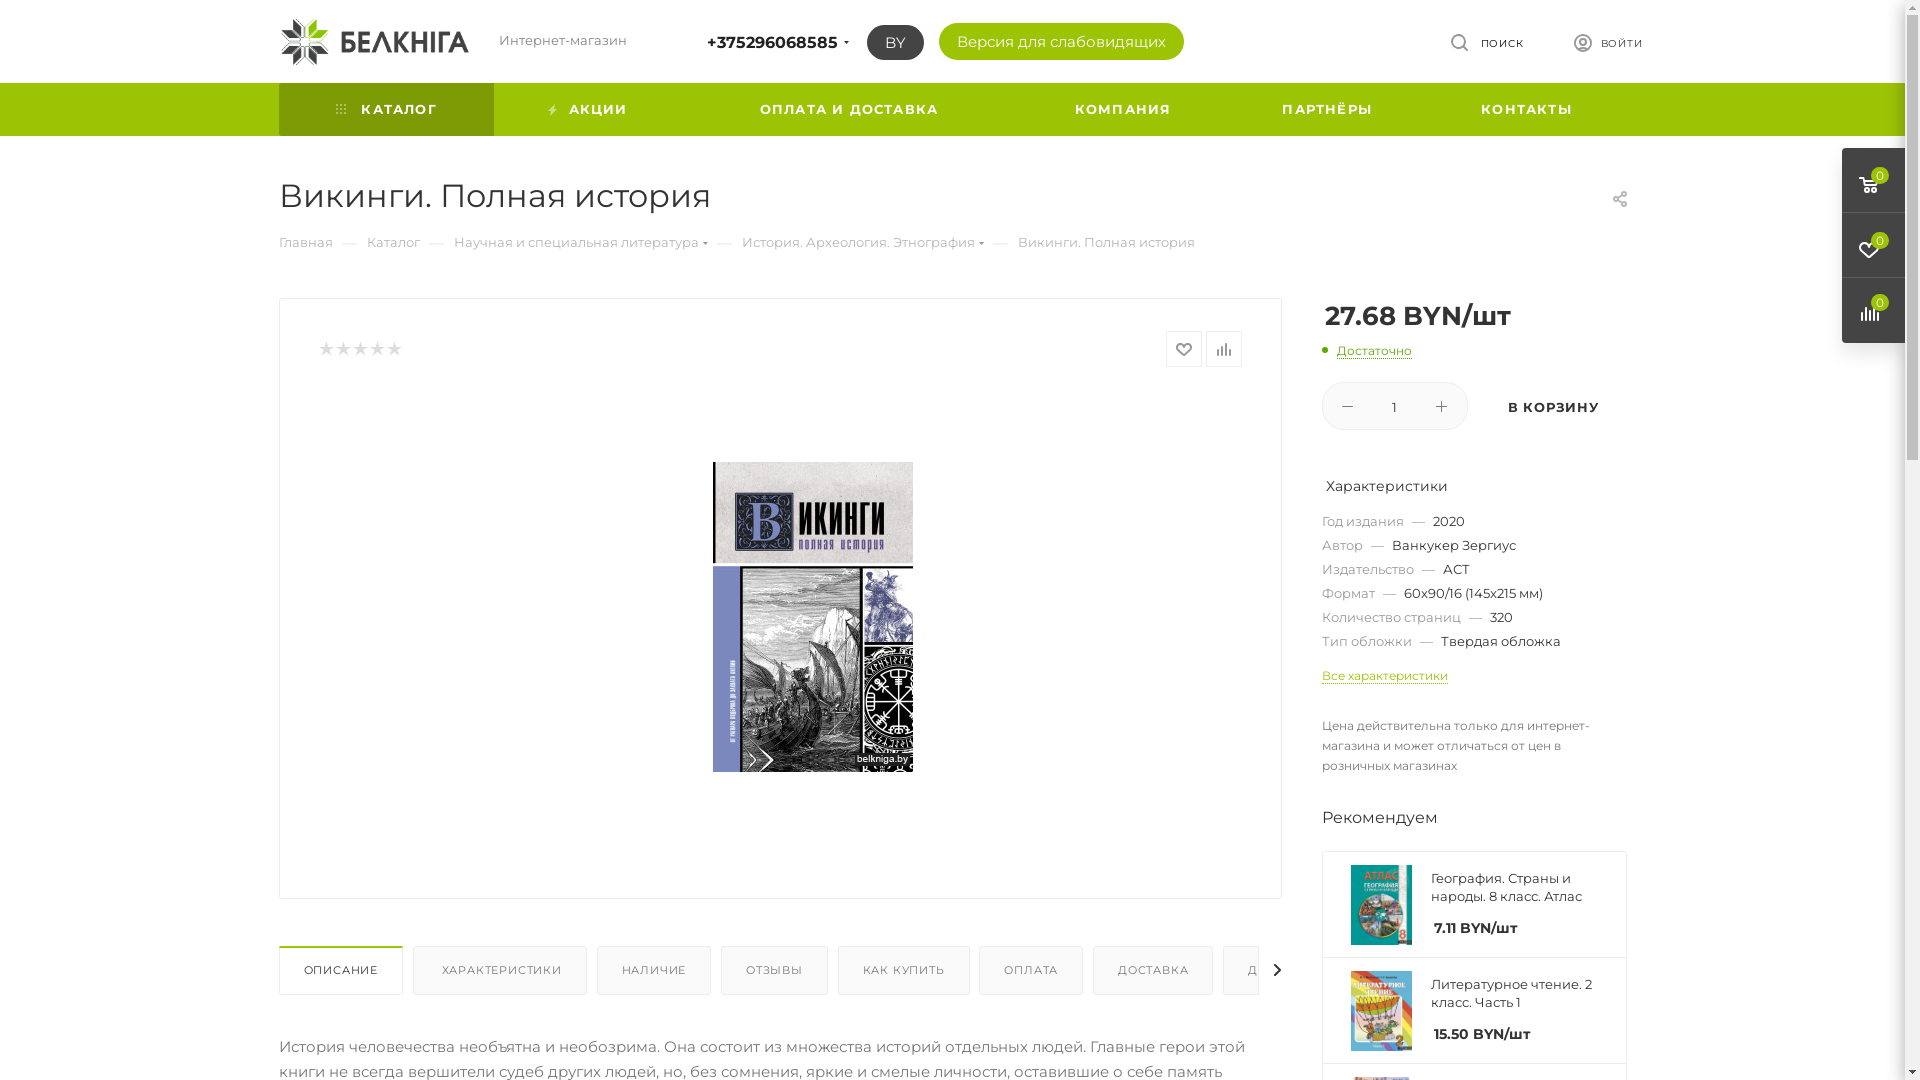  I want to click on '+375296068585', so click(705, 42).